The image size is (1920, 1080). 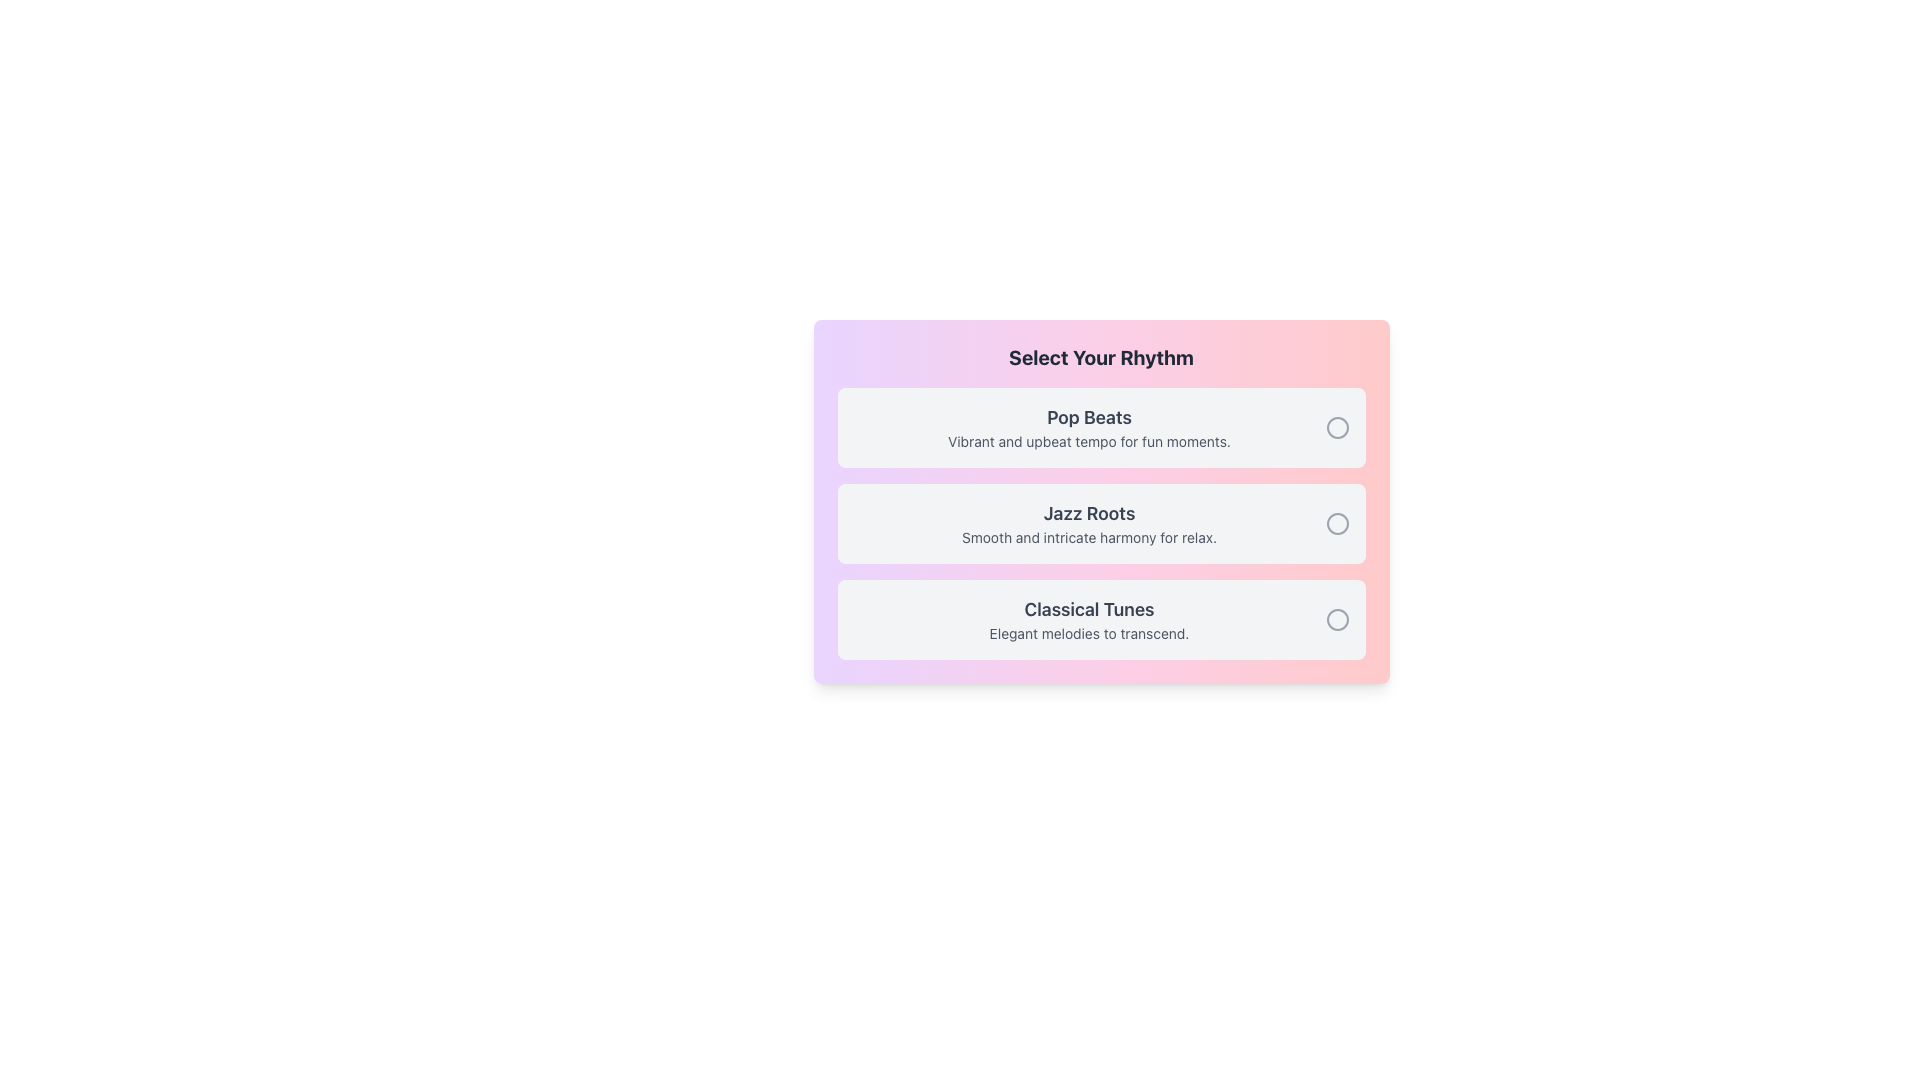 I want to click on the inner circle of the radio button for the 'Jazz Roots' option, so click(x=1337, y=523).